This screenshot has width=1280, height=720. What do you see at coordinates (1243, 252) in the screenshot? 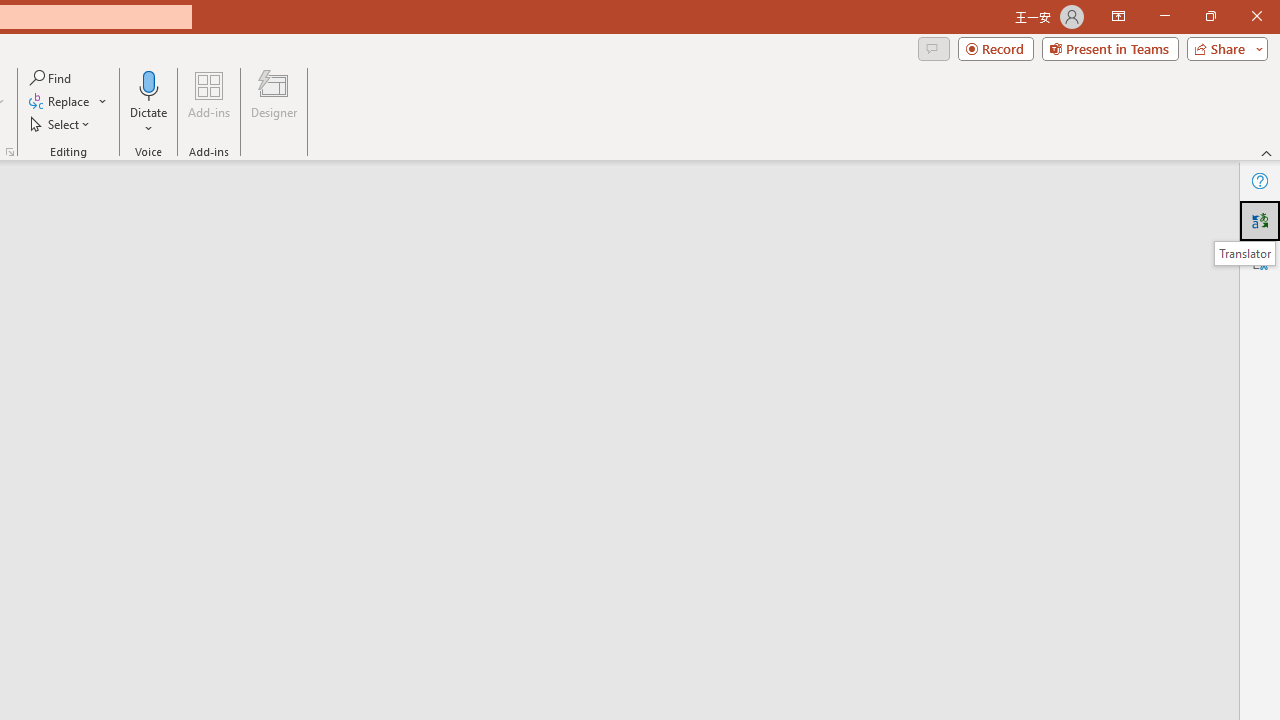
I see `'Translator'` at bounding box center [1243, 252].